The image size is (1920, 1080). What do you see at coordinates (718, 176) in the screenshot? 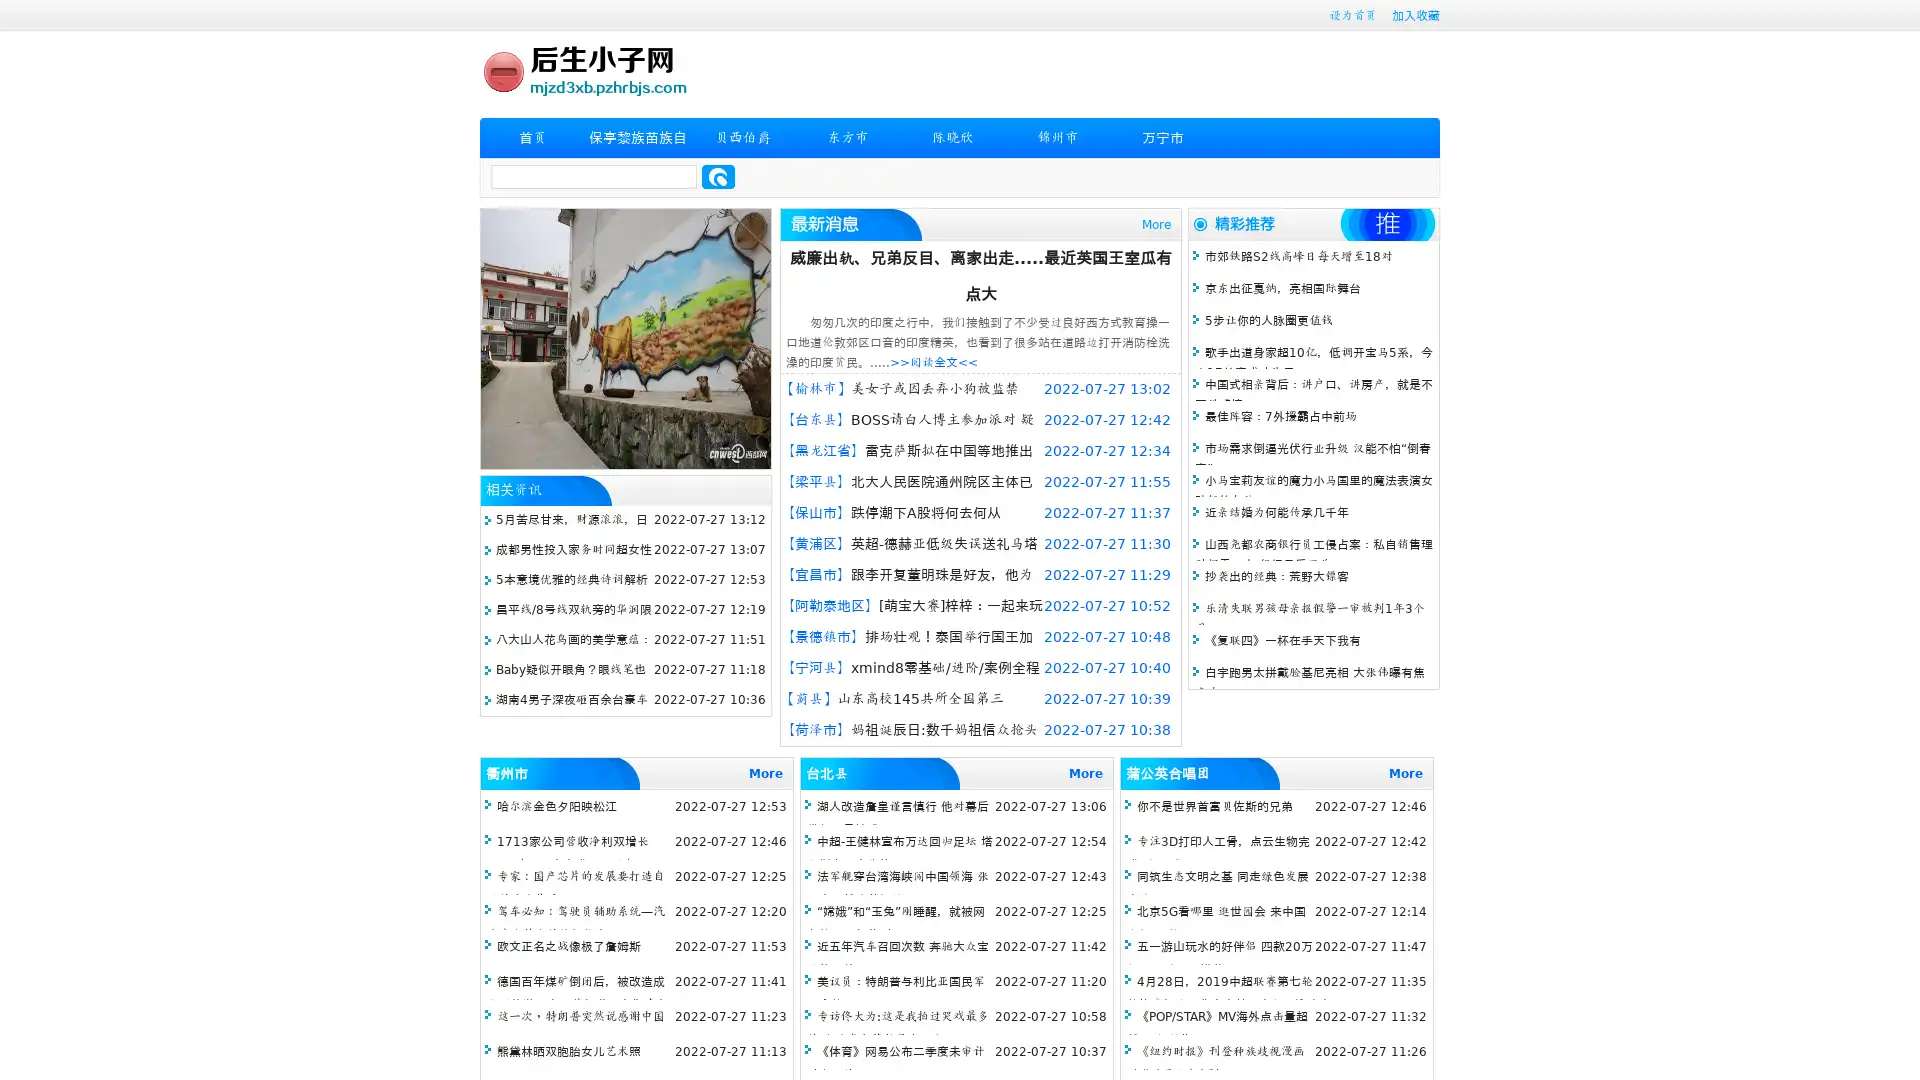
I see `Search` at bounding box center [718, 176].